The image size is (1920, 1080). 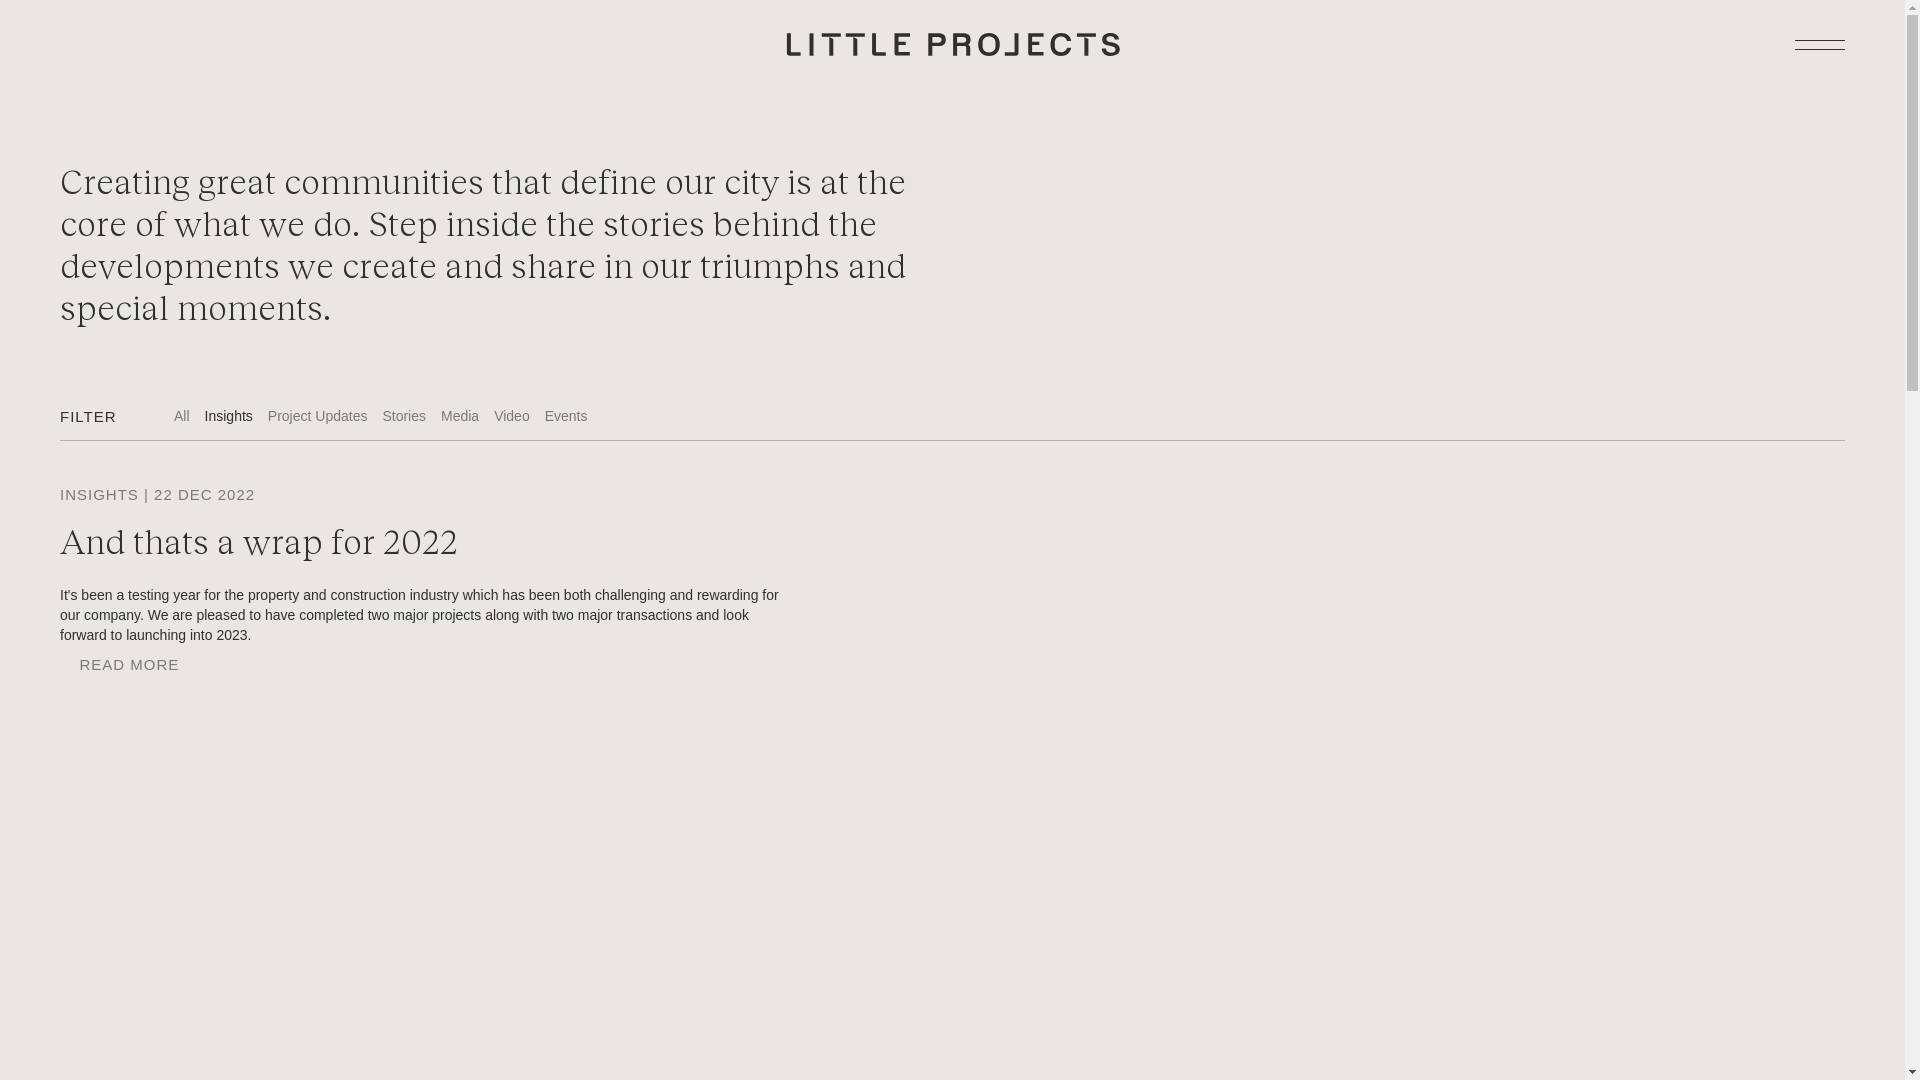 I want to click on 'Insights', so click(x=229, y=415).